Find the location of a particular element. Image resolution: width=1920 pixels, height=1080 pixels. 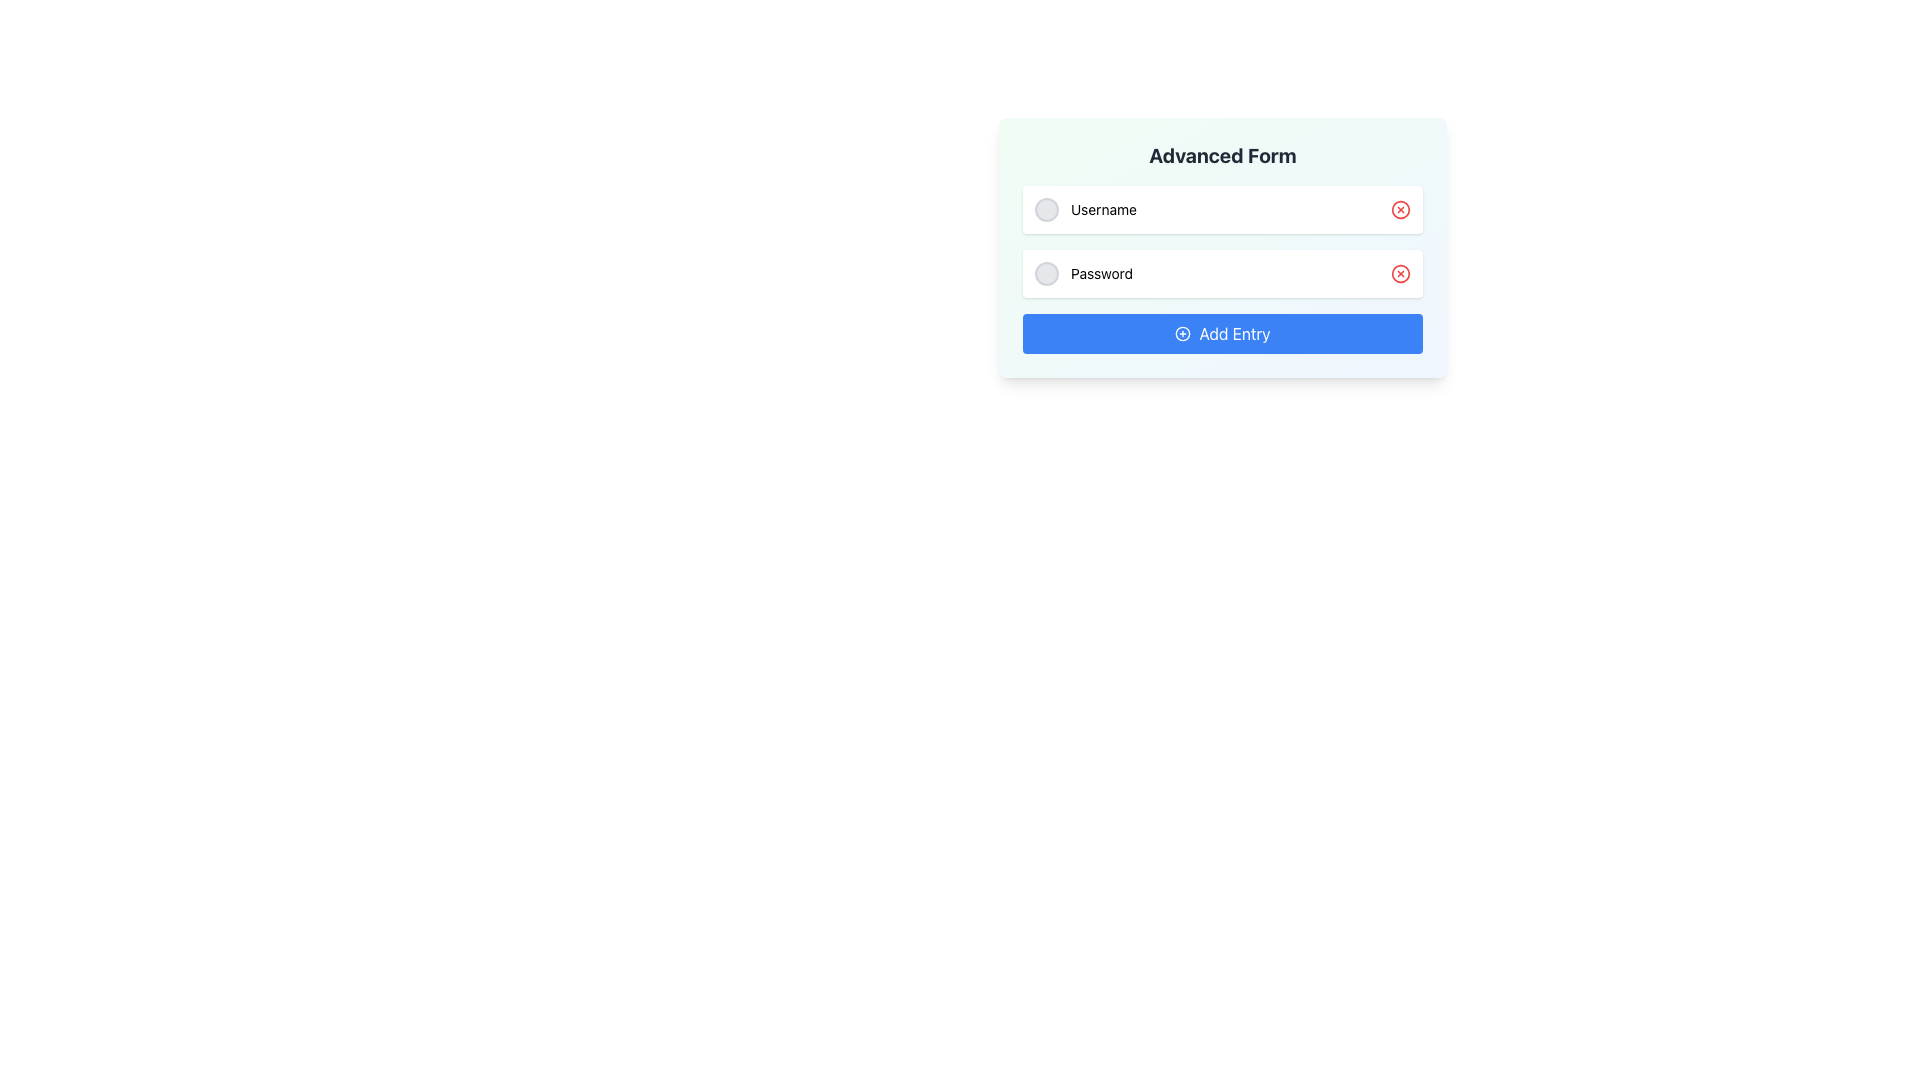

the 'Username' static text label, which serves as a descriptive label for the username input field located in the upper part of the form component is located at coordinates (1103, 209).